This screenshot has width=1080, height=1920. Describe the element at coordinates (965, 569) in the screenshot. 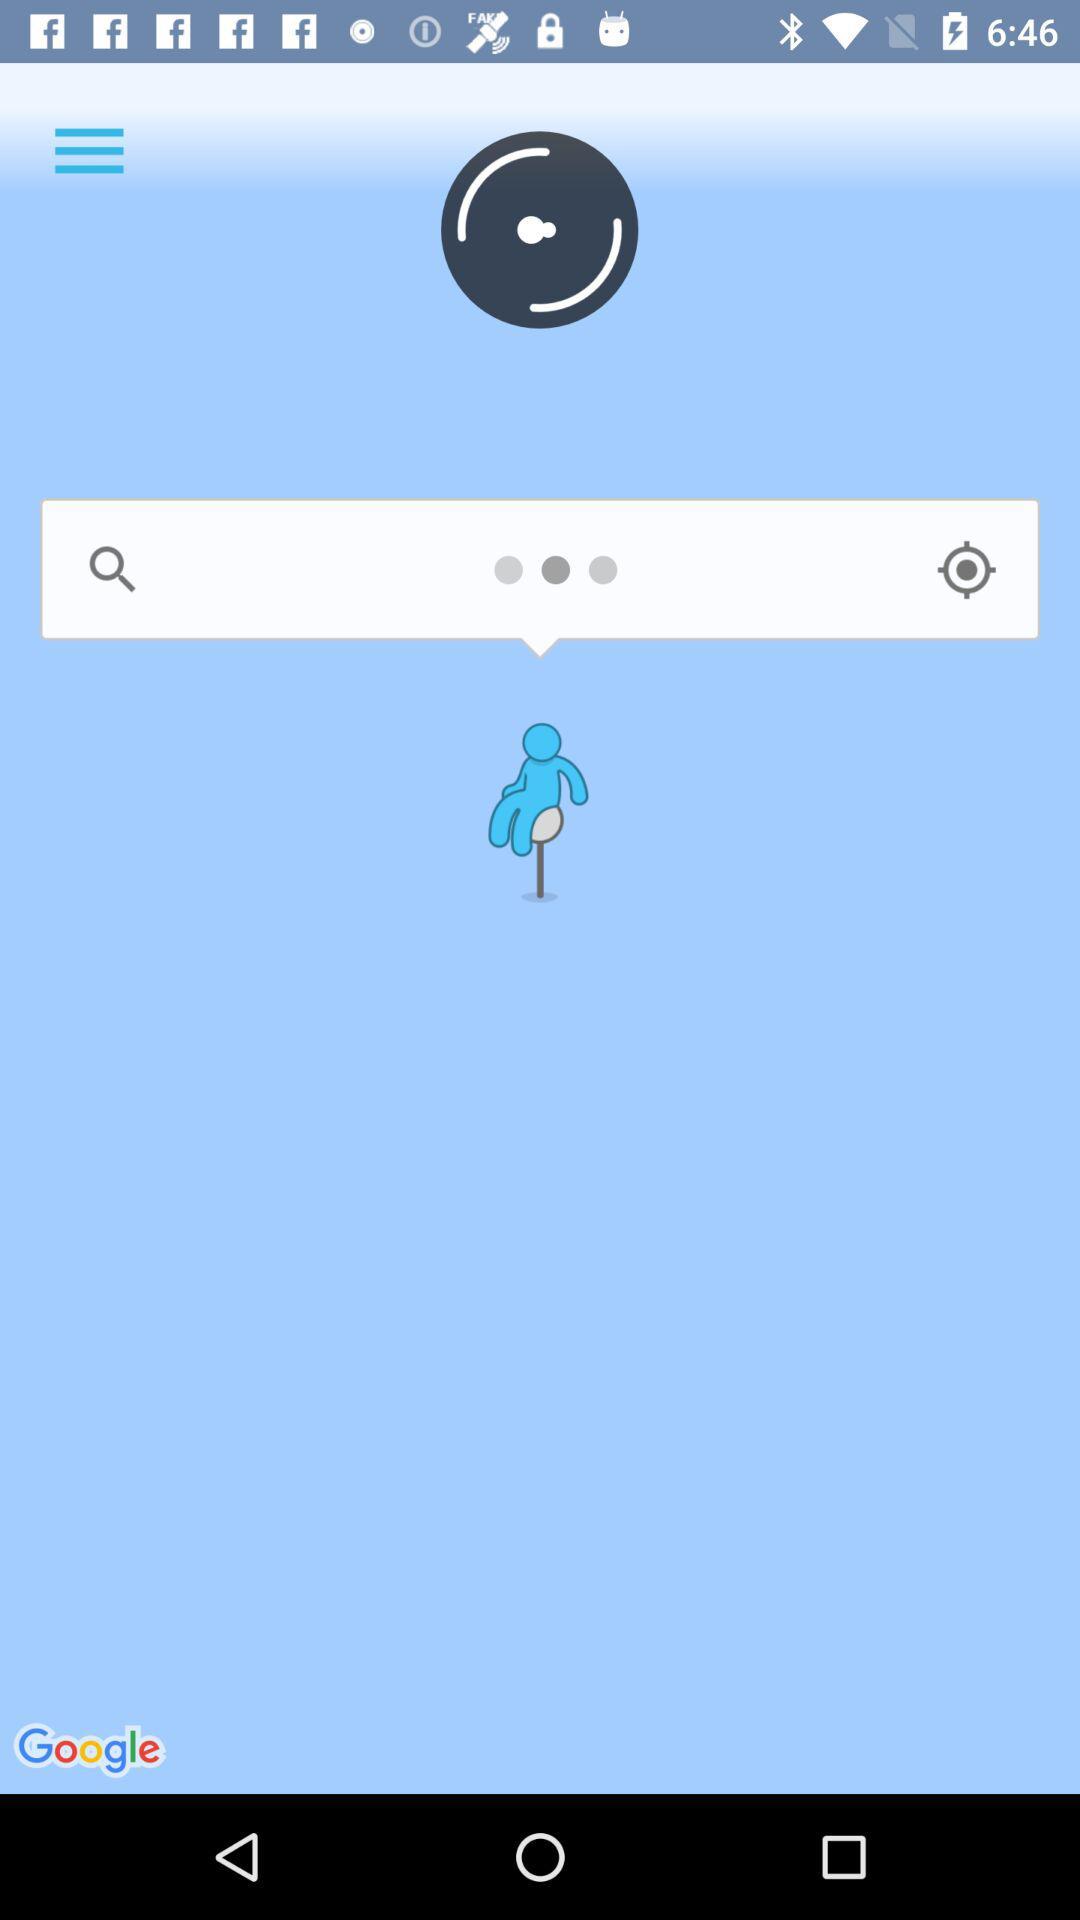

I see `the location_crosshair icon` at that location.